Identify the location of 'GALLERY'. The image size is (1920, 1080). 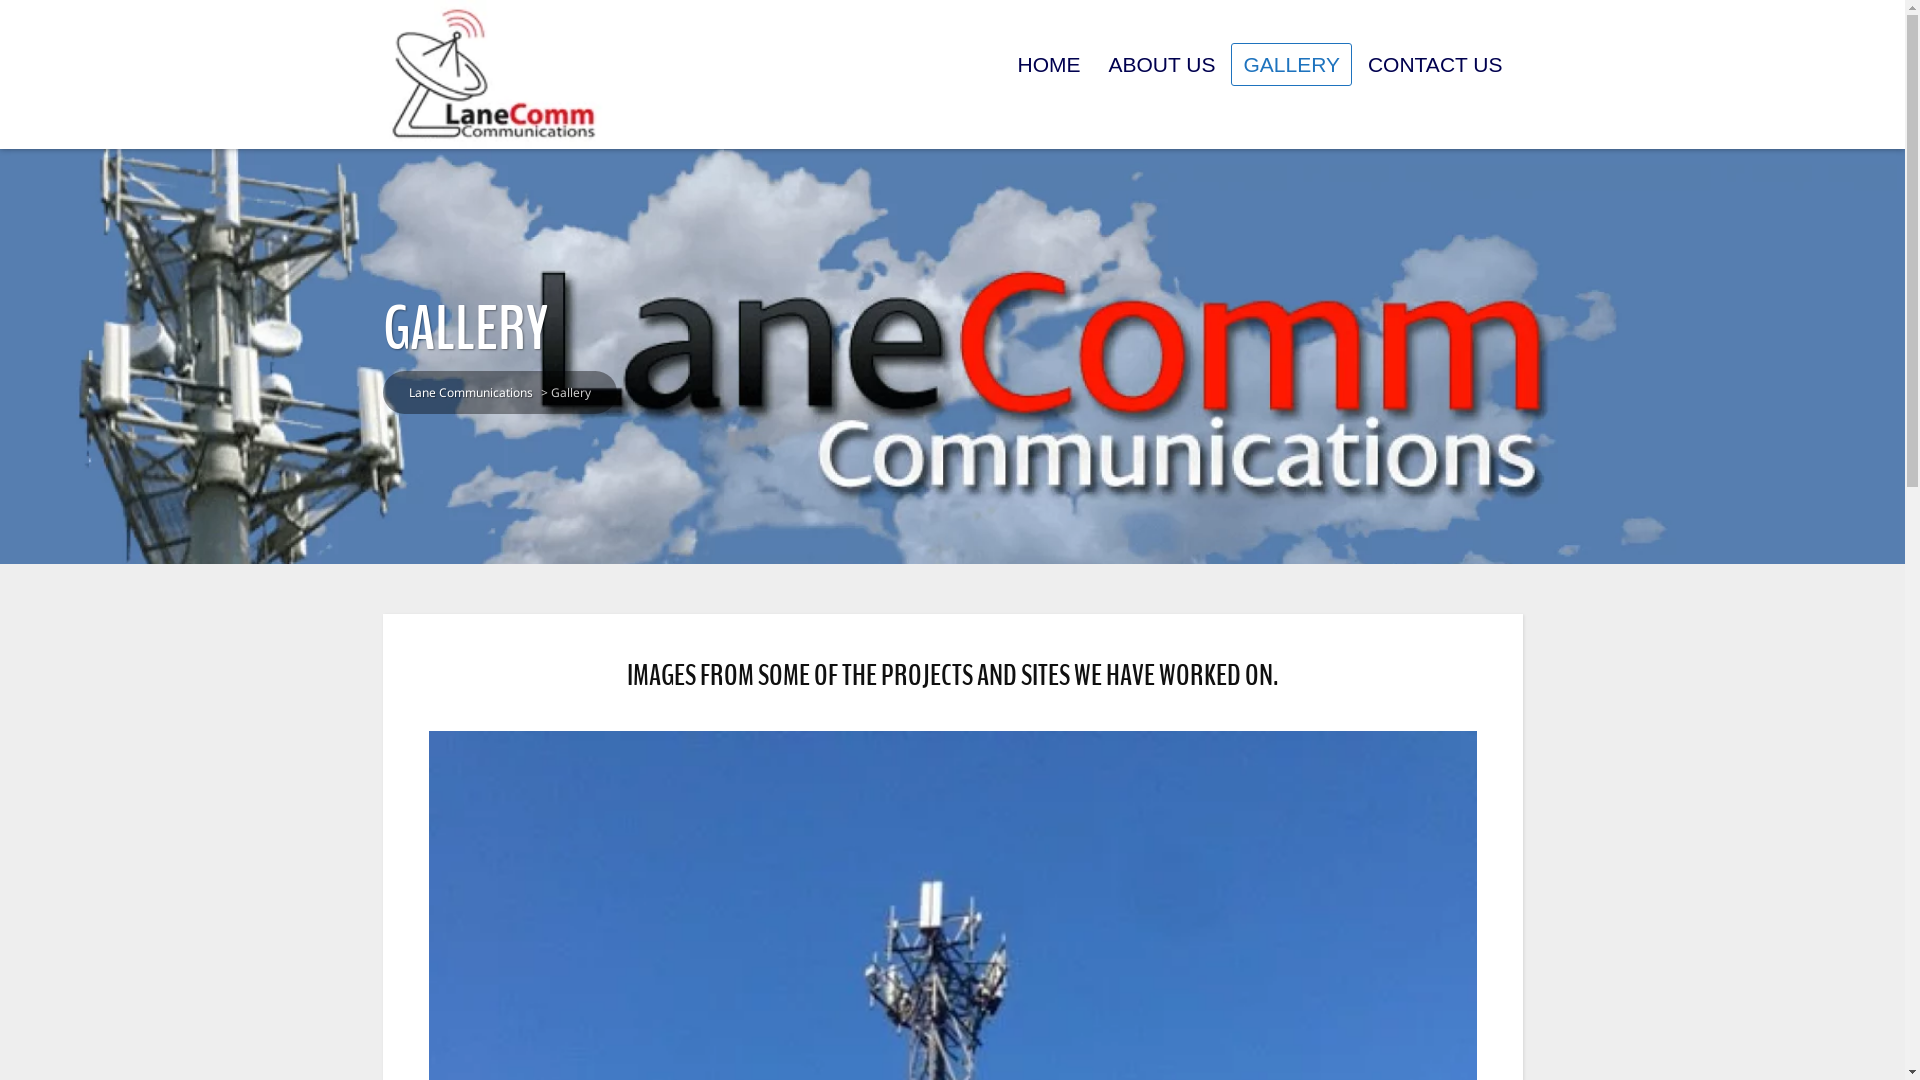
(1291, 63).